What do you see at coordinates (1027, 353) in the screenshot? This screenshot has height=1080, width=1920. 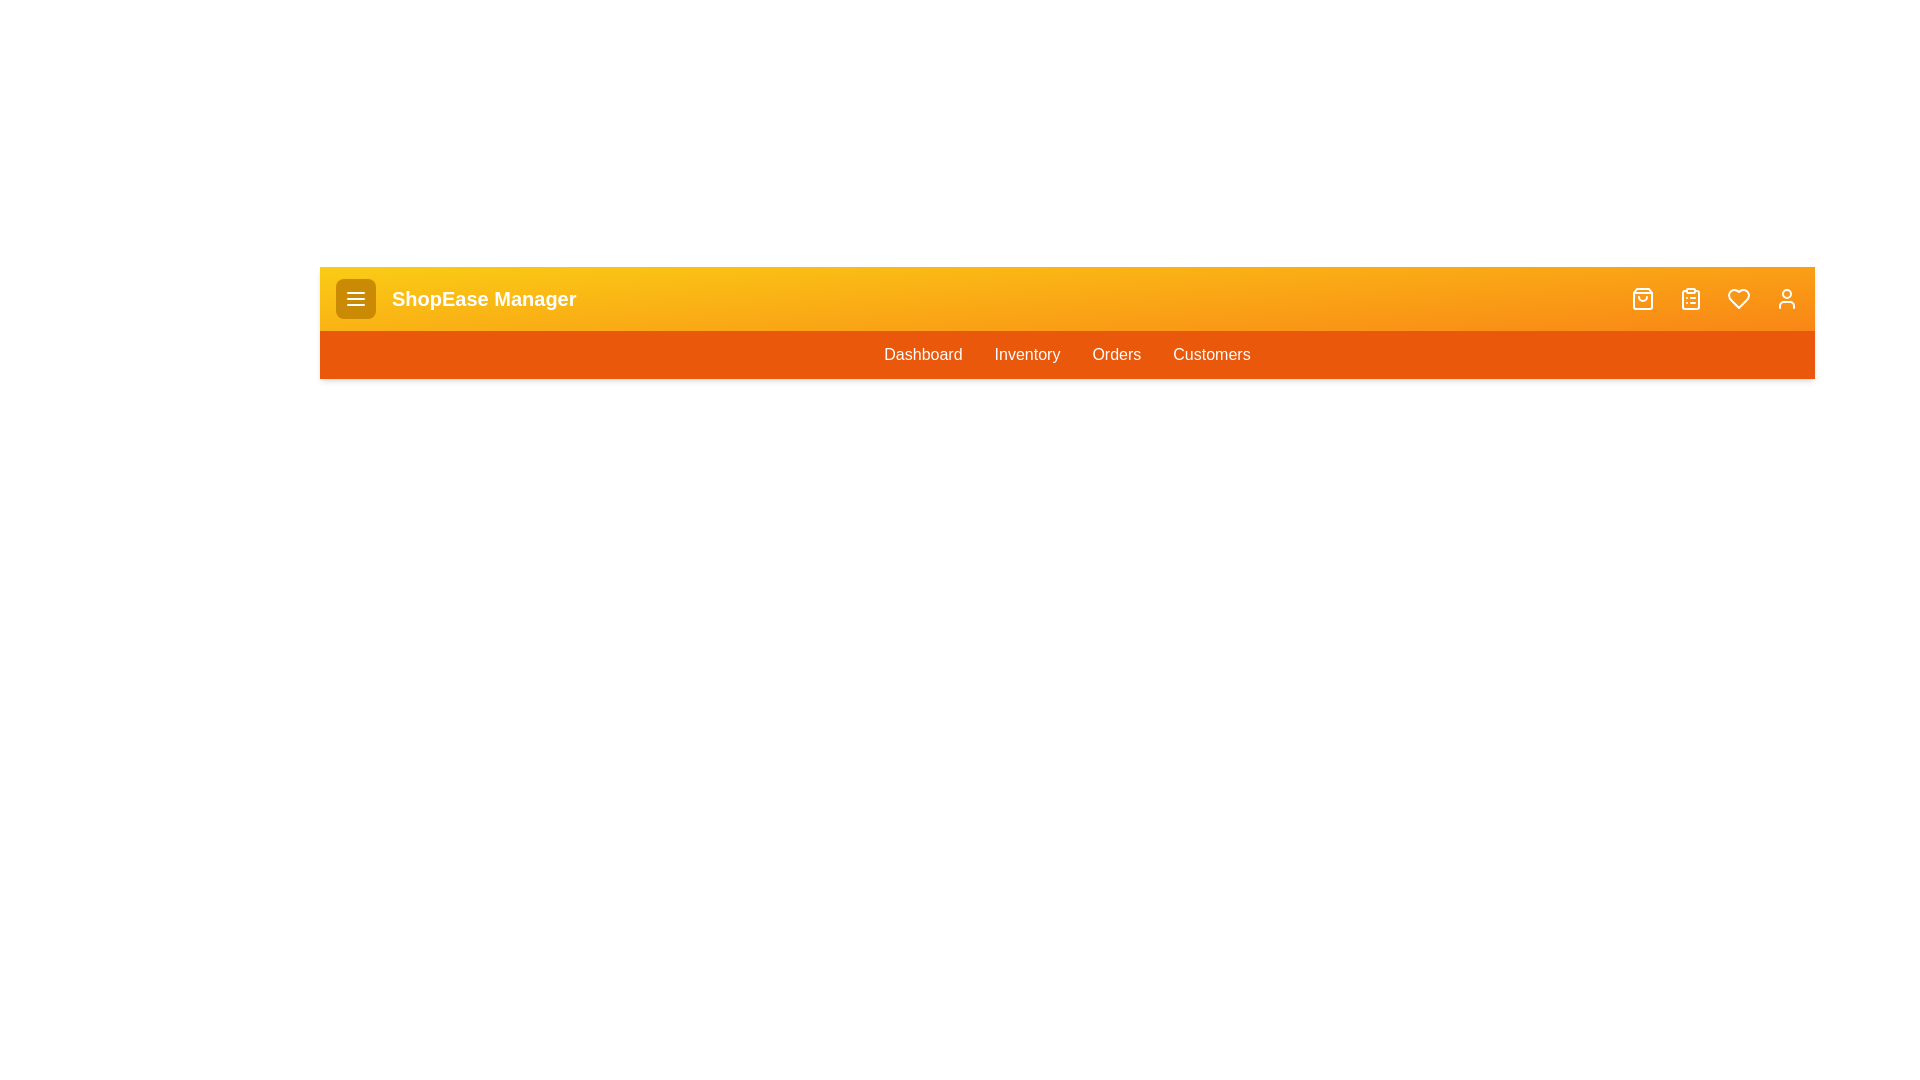 I see `the navigation link for Inventory to navigate to the respective section` at bounding box center [1027, 353].